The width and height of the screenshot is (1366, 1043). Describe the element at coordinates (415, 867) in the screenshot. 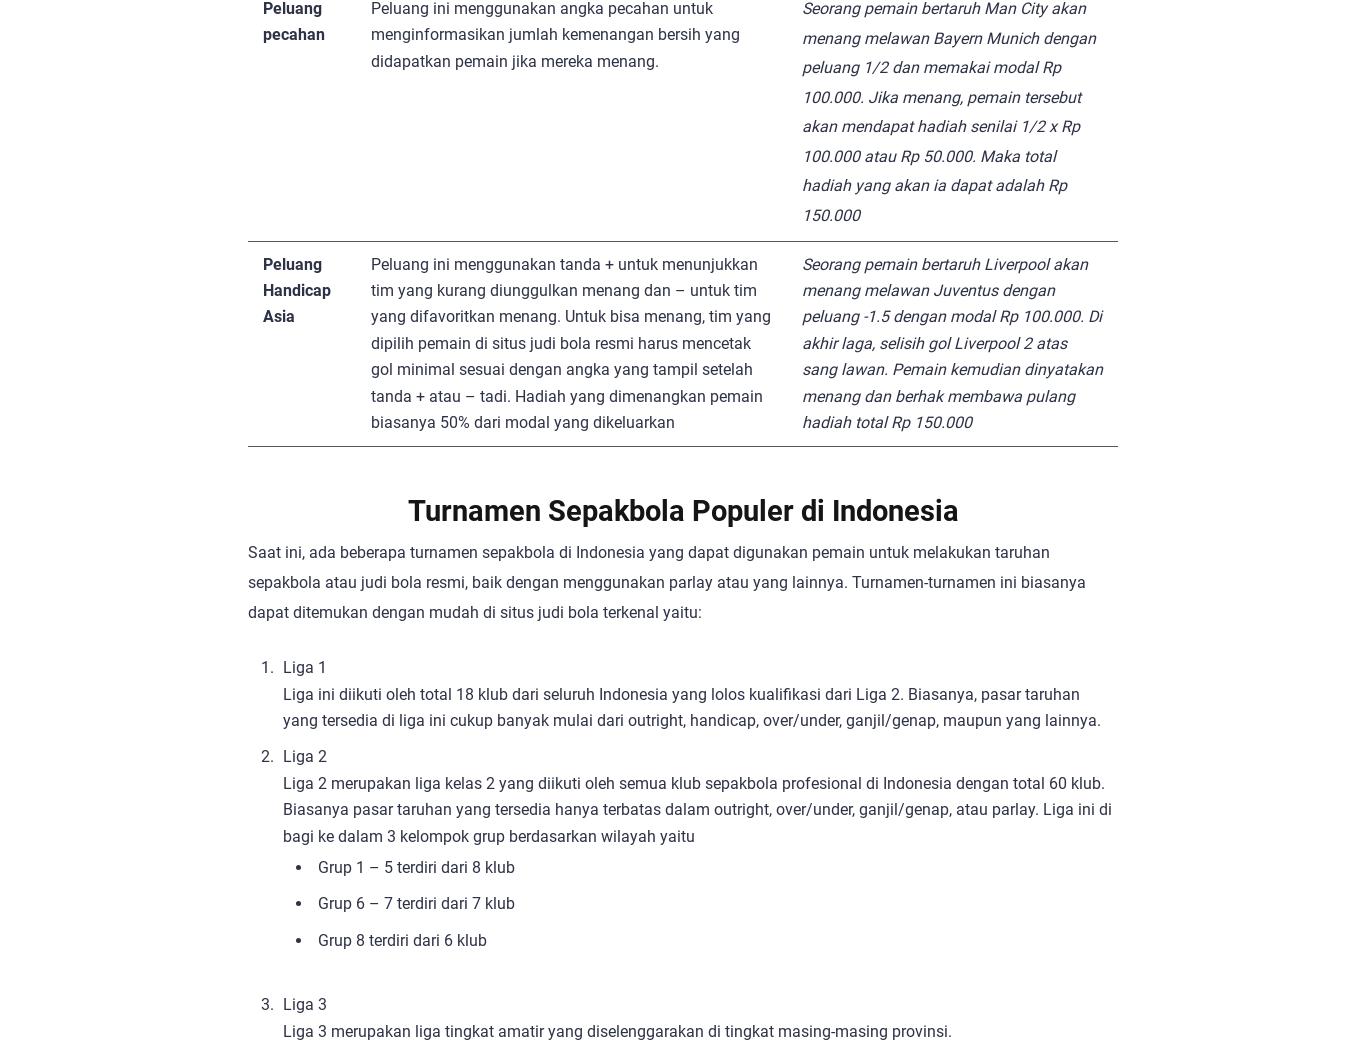

I see `'Grup 1 – 5 terdiri dari 8 klub'` at that location.